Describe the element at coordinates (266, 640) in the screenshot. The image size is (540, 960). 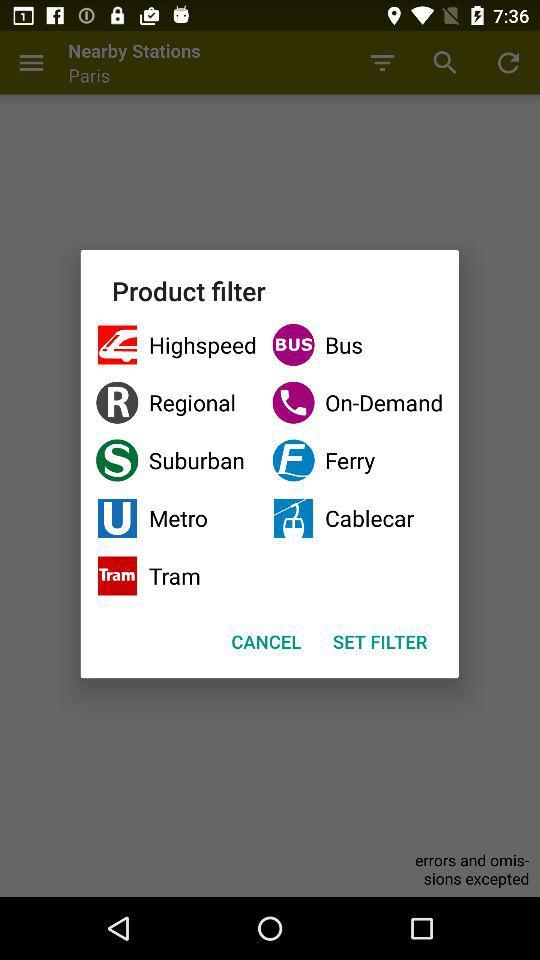
I see `cancel button` at that location.